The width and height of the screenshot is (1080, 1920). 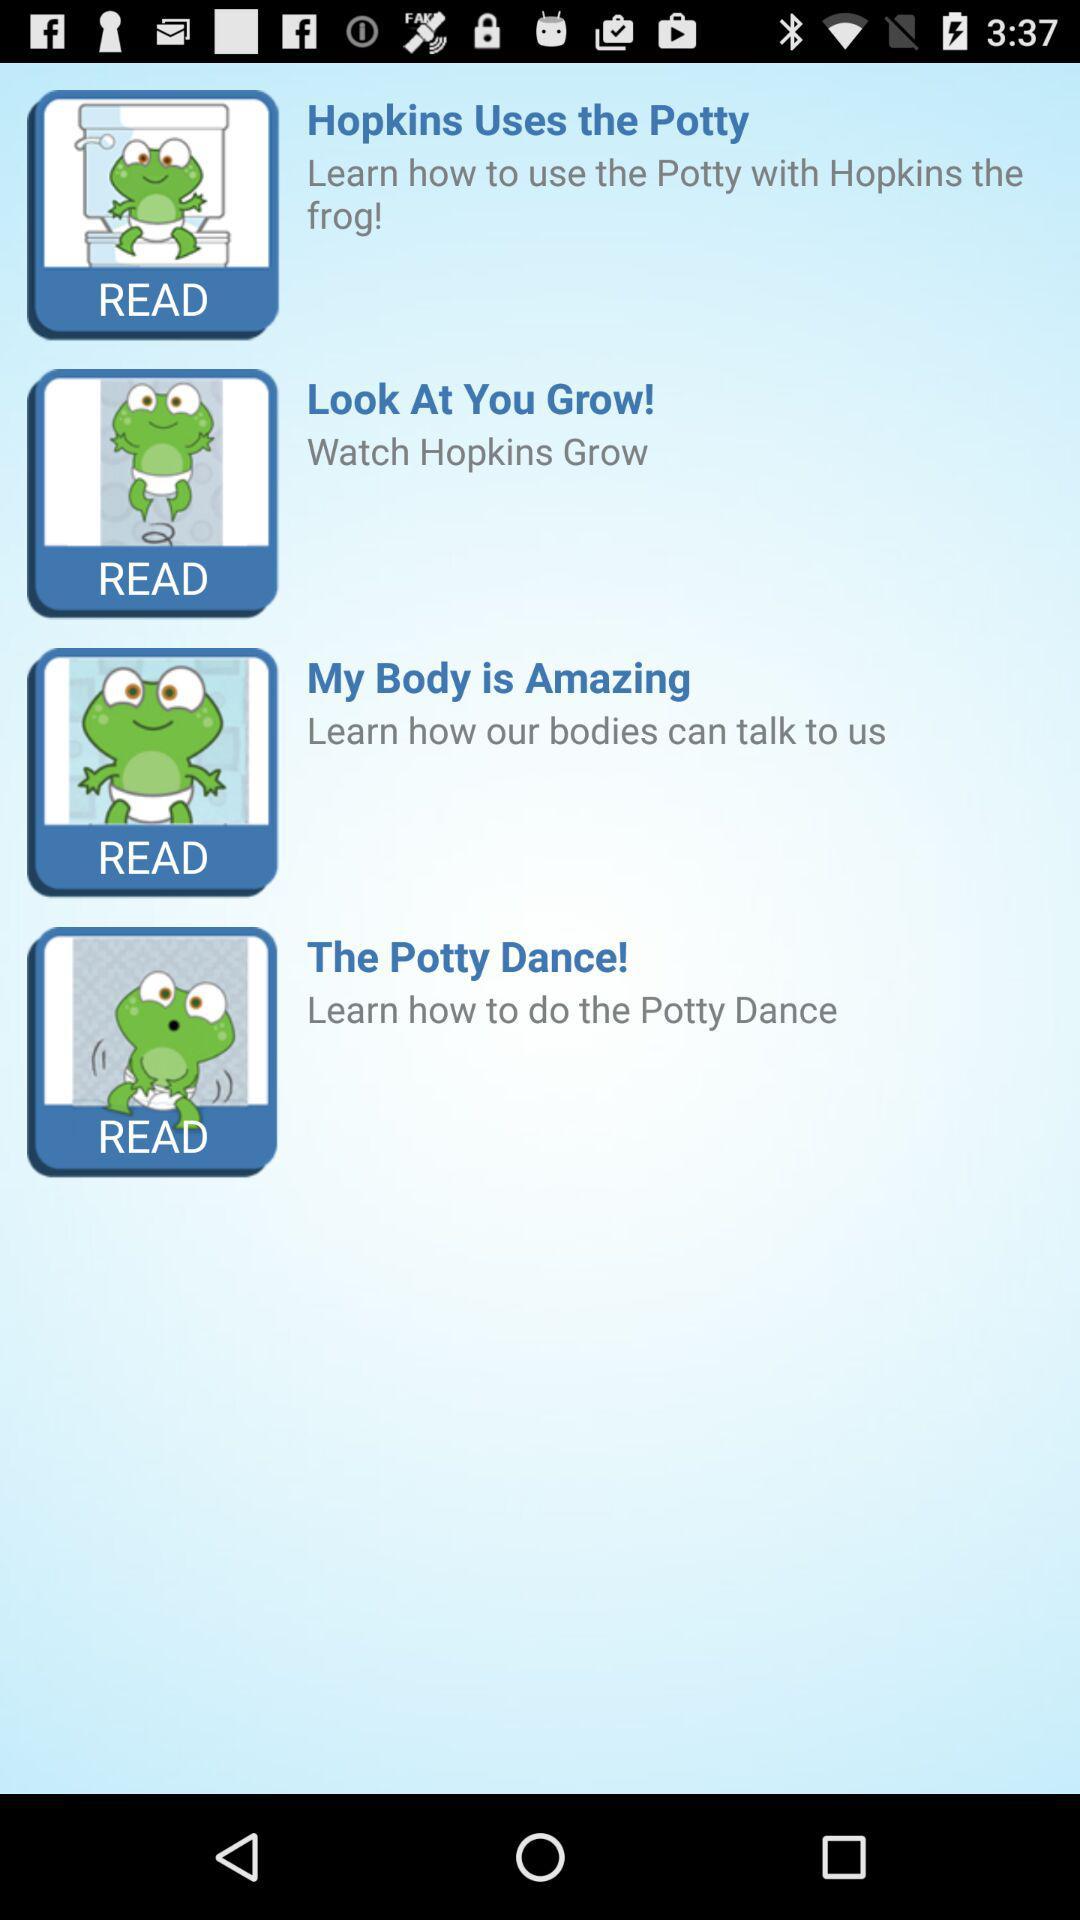 I want to click on app to the left of the look at you item, so click(x=152, y=494).